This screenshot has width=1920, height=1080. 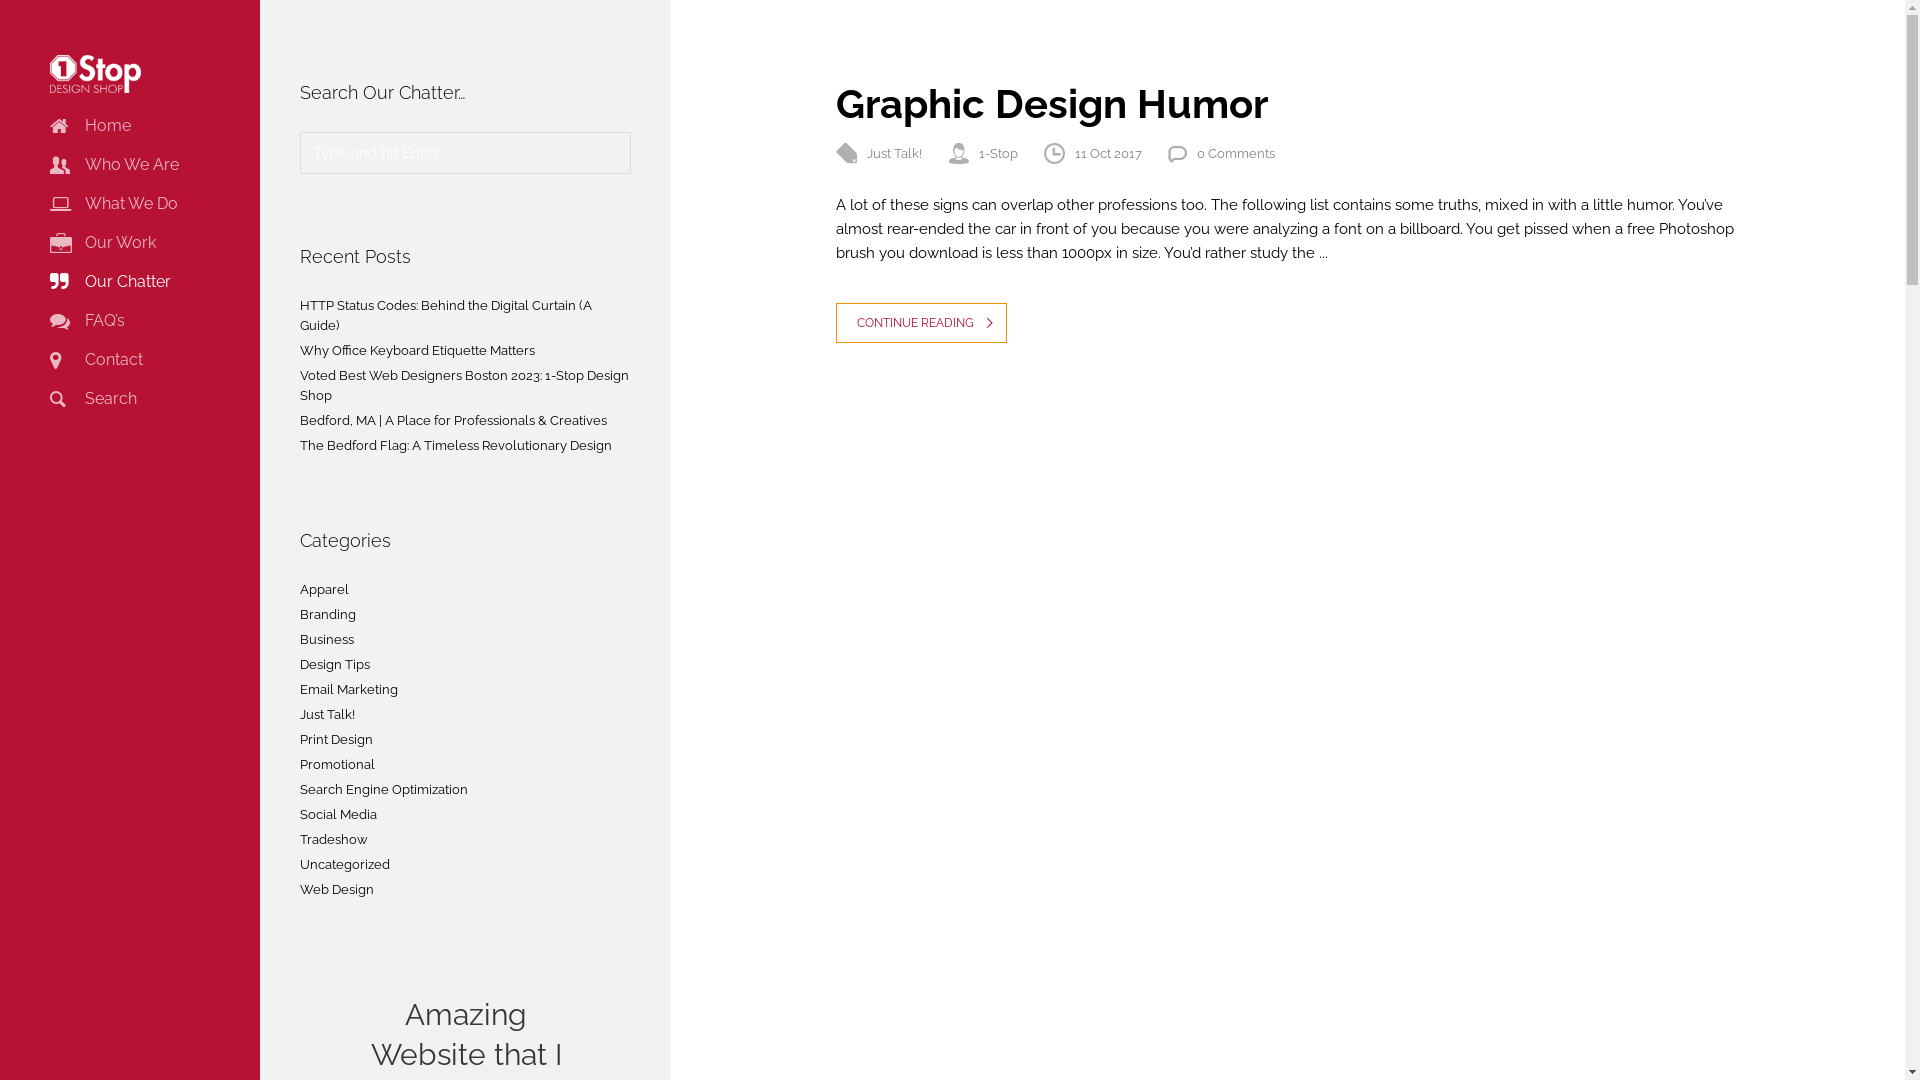 What do you see at coordinates (338, 814) in the screenshot?
I see `'Social Media'` at bounding box center [338, 814].